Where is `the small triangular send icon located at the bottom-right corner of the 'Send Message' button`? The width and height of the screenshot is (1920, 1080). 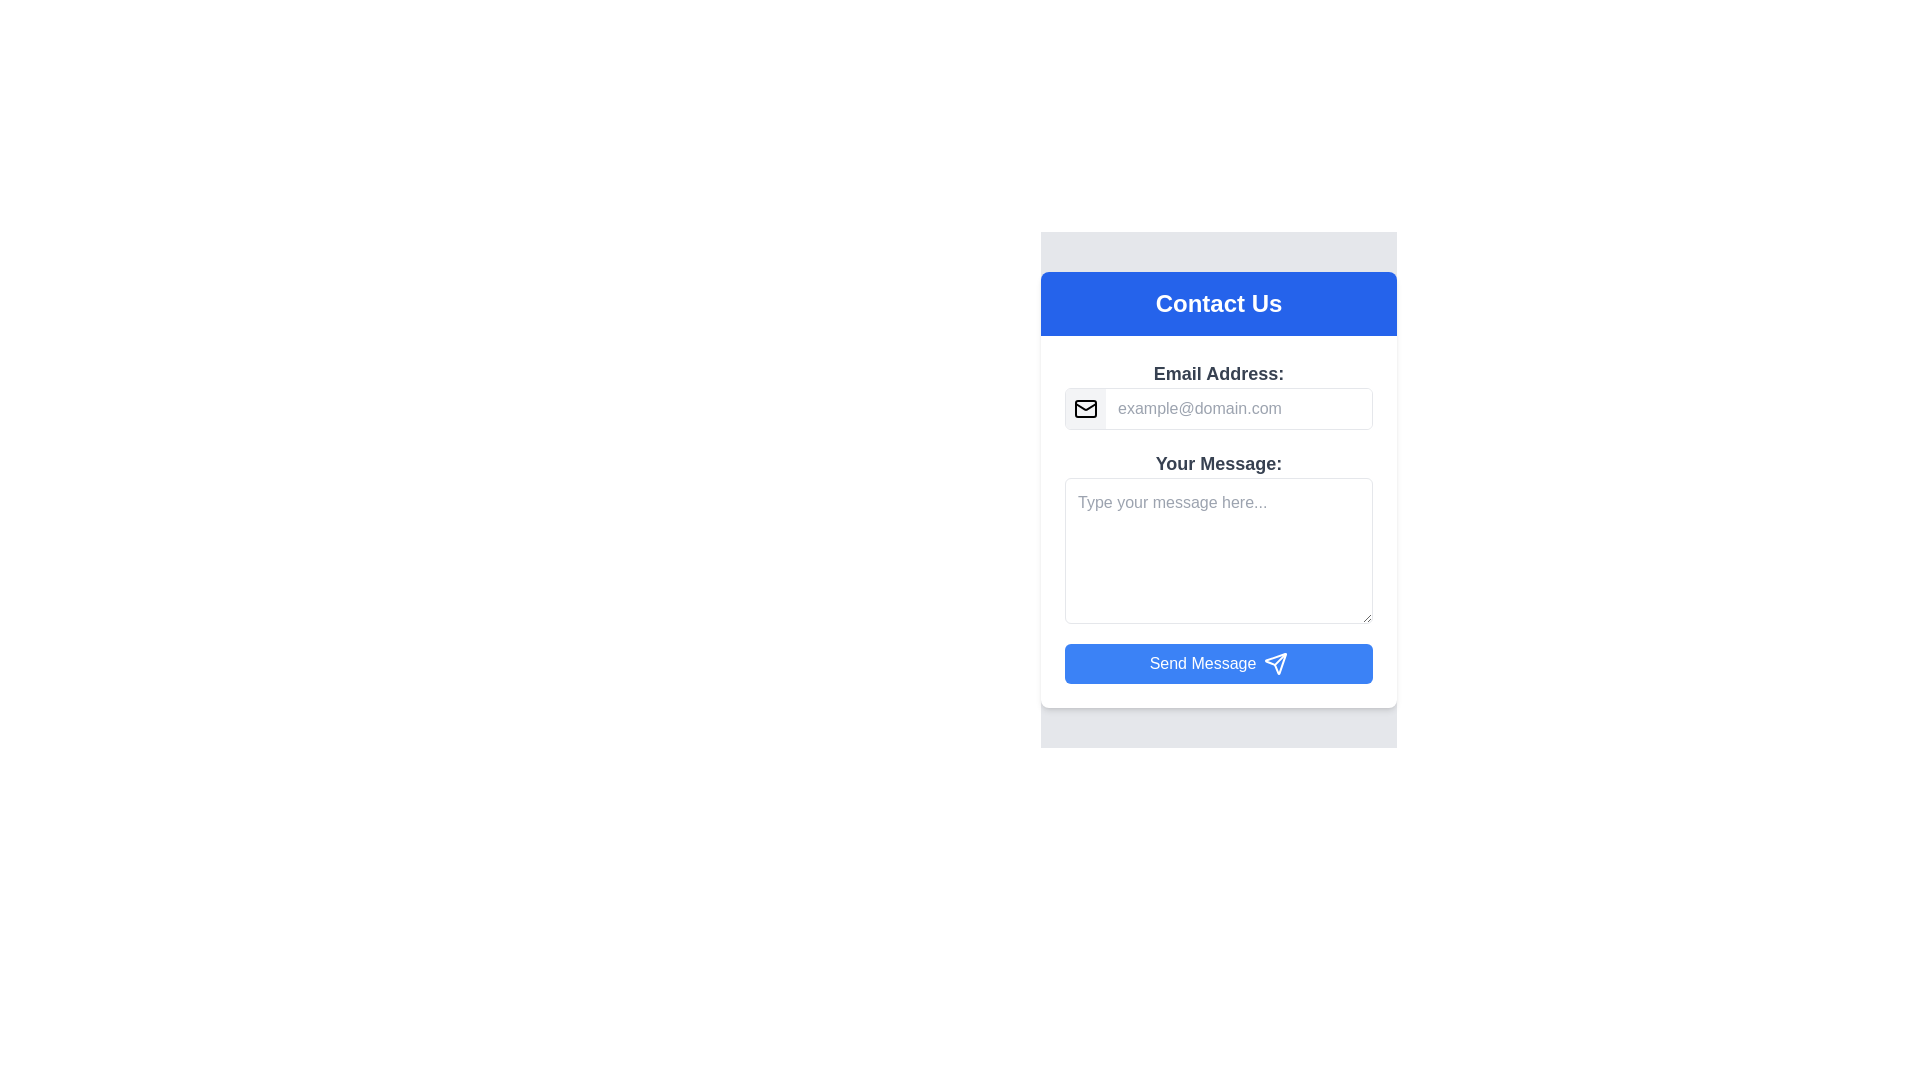 the small triangular send icon located at the bottom-right corner of the 'Send Message' button is located at coordinates (1275, 663).